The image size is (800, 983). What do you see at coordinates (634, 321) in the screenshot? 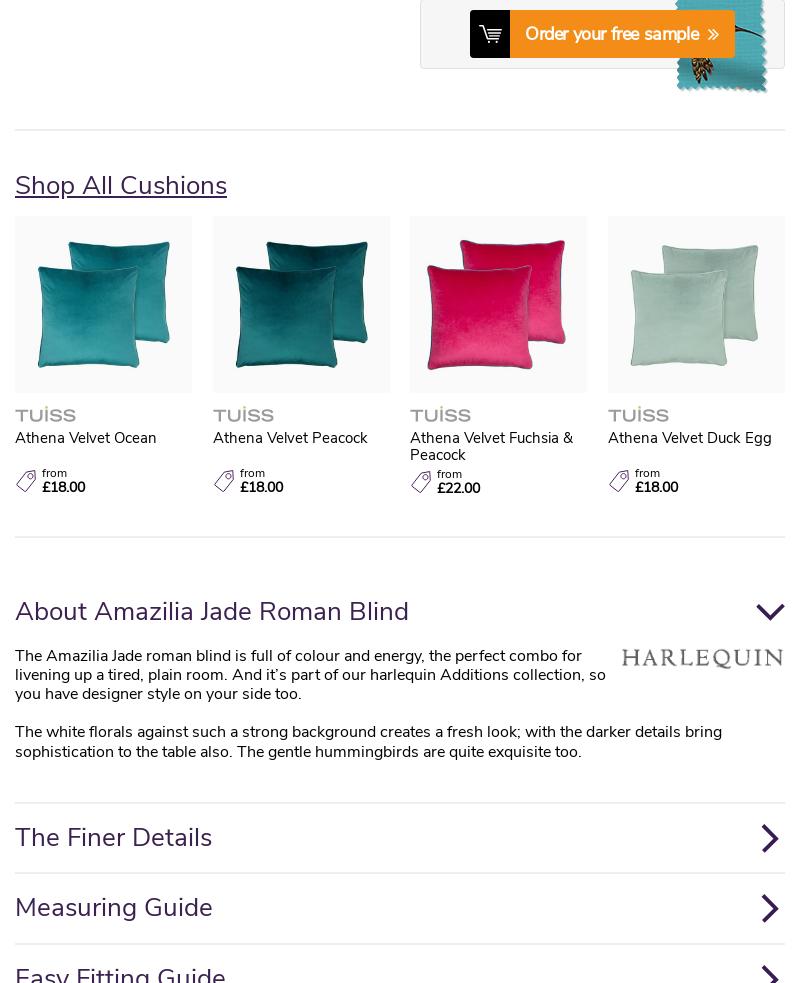
I see `'Electric Blinds'` at bounding box center [634, 321].